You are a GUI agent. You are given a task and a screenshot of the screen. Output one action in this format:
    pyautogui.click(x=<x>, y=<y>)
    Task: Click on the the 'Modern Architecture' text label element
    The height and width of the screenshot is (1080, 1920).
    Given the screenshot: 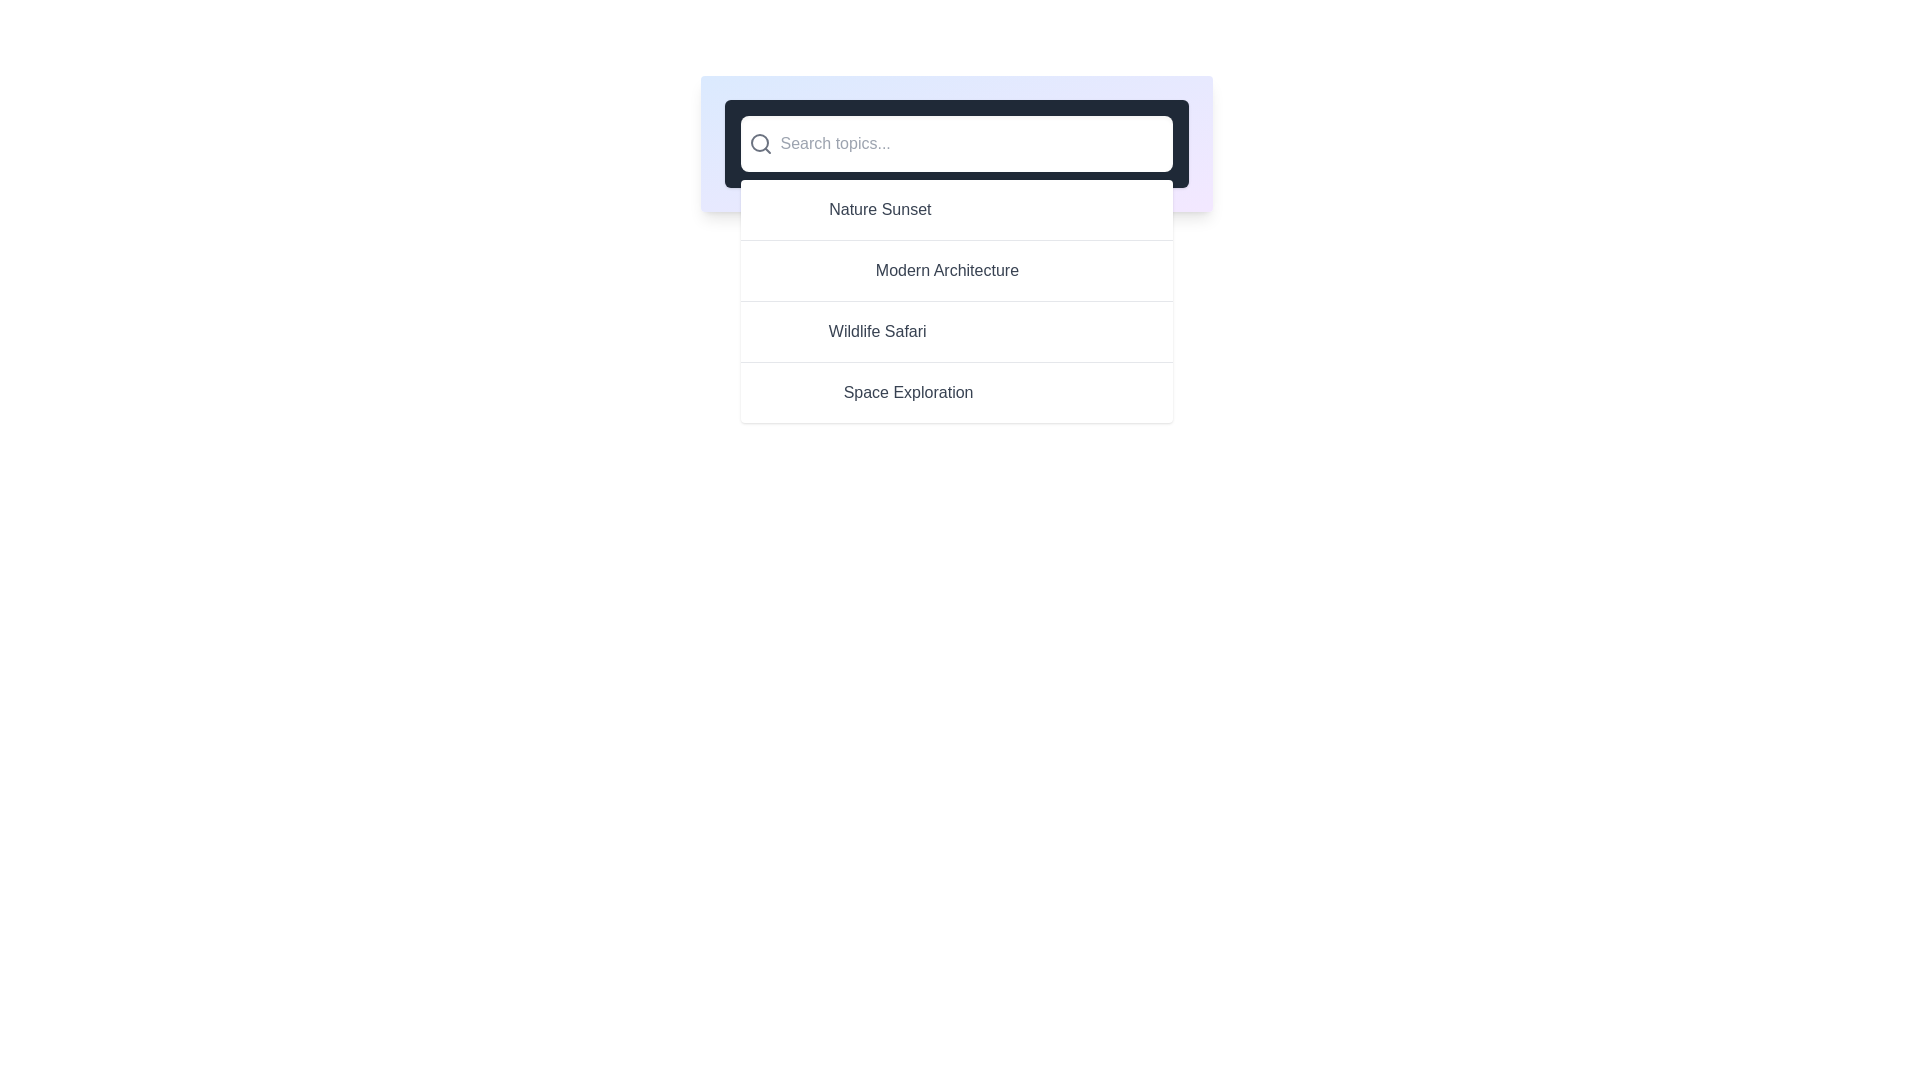 What is the action you would take?
    pyautogui.click(x=946, y=270)
    